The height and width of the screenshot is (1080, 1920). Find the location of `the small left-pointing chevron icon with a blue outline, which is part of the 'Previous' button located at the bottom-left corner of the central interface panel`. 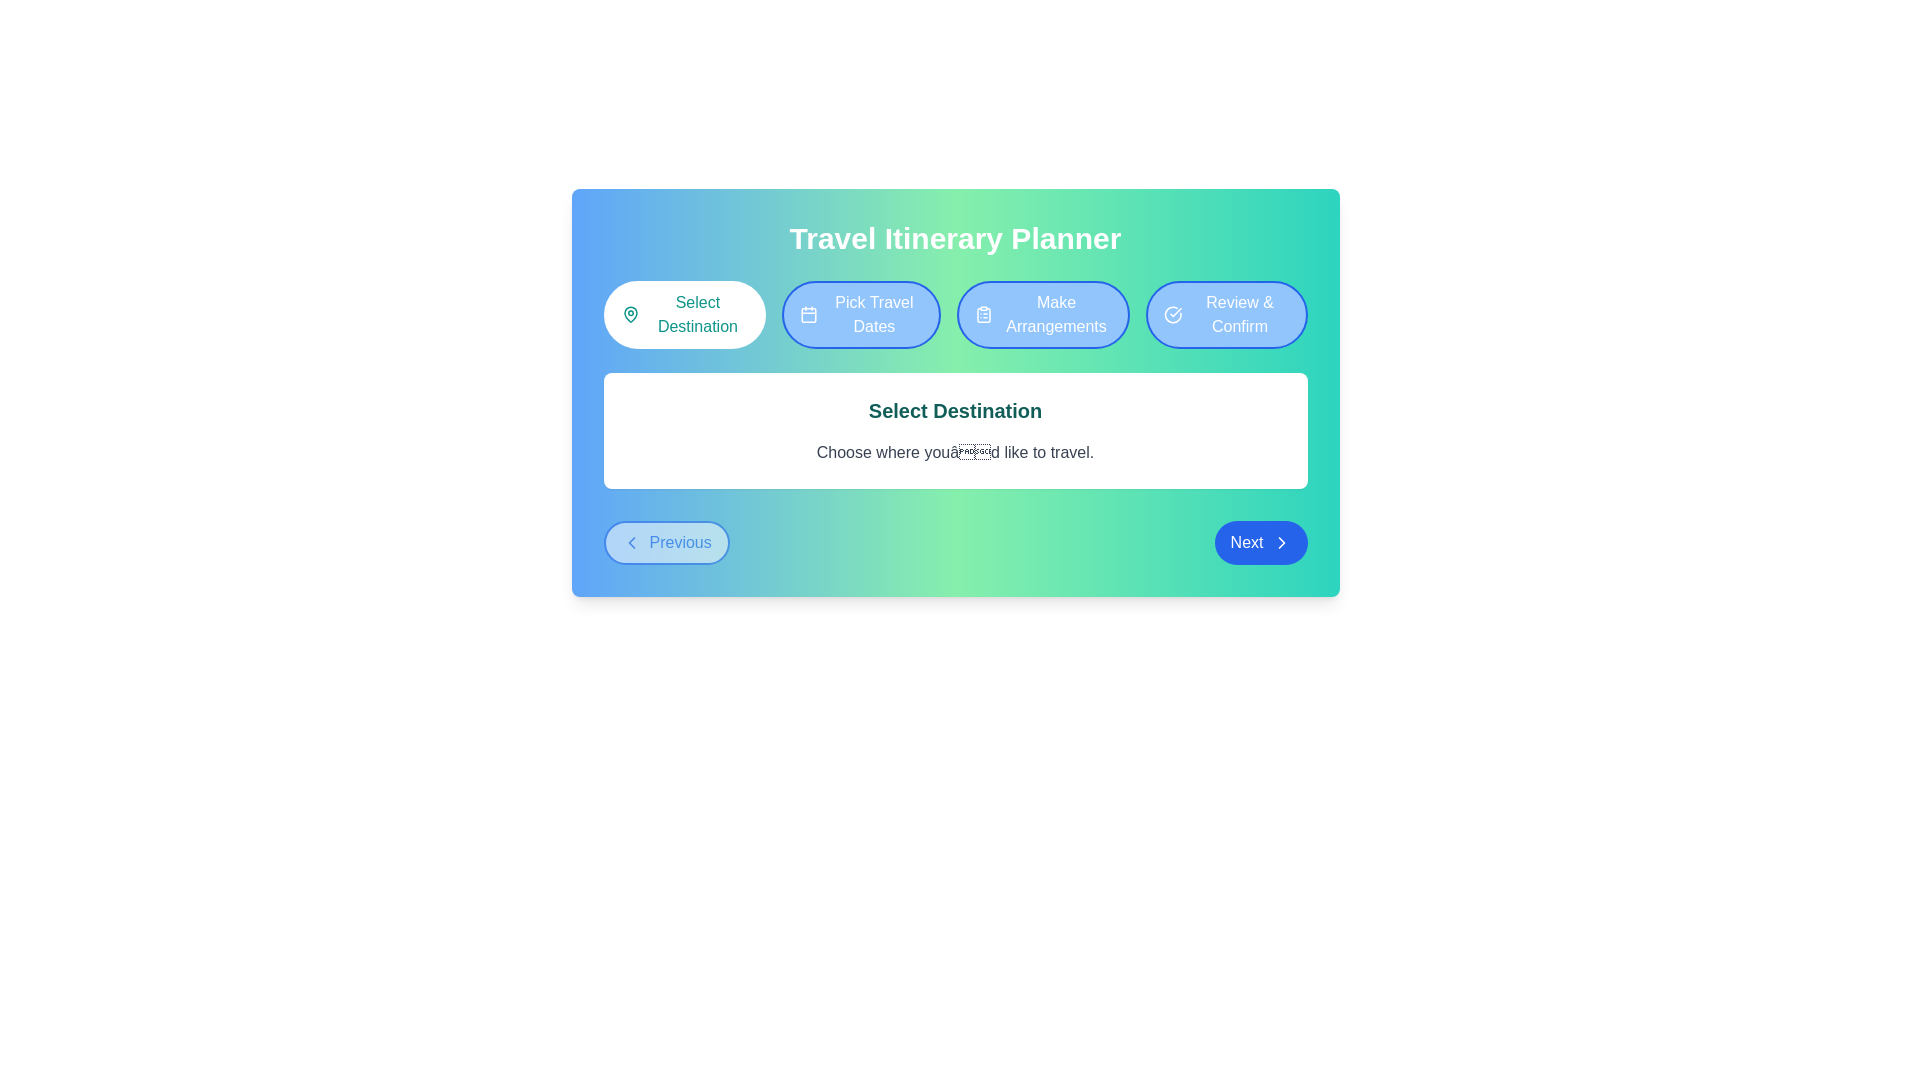

the small left-pointing chevron icon with a blue outline, which is part of the 'Previous' button located at the bottom-left corner of the central interface panel is located at coordinates (630, 543).